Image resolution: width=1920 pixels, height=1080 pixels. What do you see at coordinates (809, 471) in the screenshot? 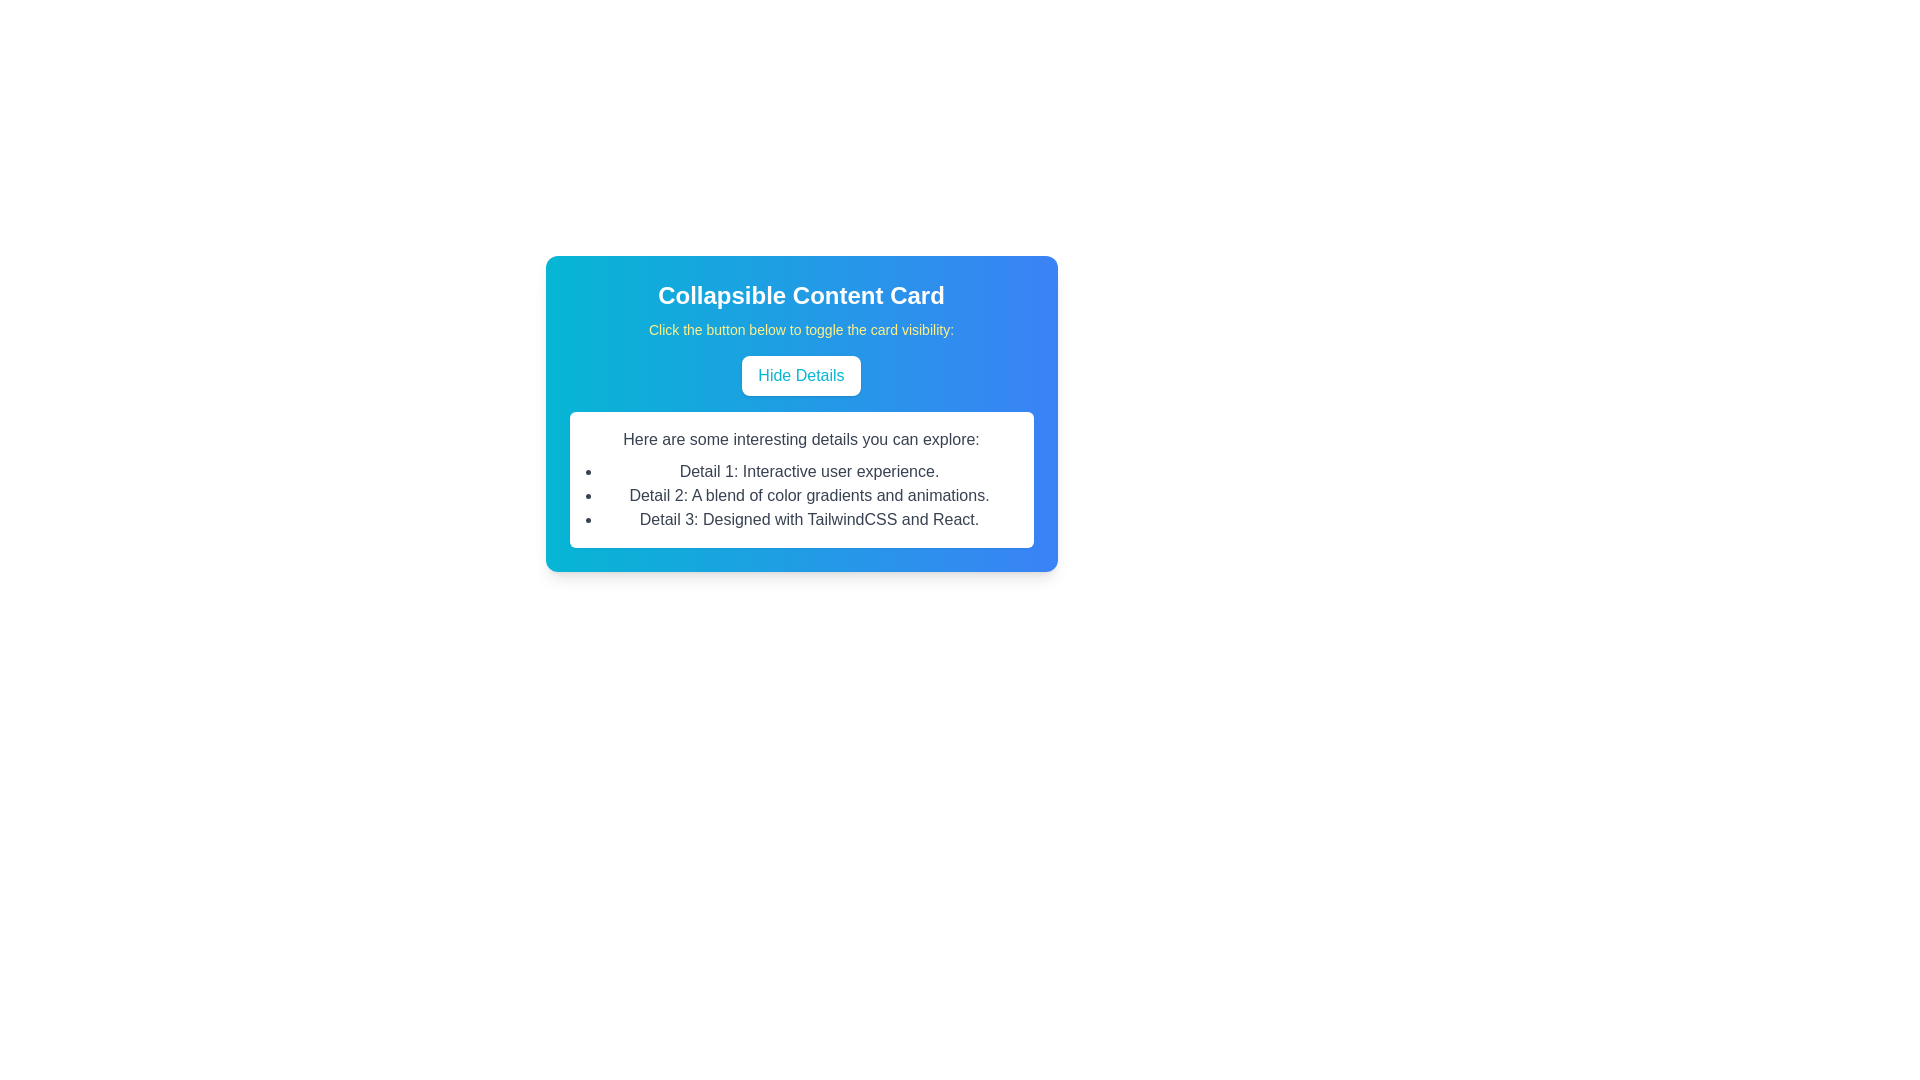
I see `the text element that displays 'Detail 1: Interactive user experience.' which is the first item in a bulleted list within a white content box against a blue background` at bounding box center [809, 471].